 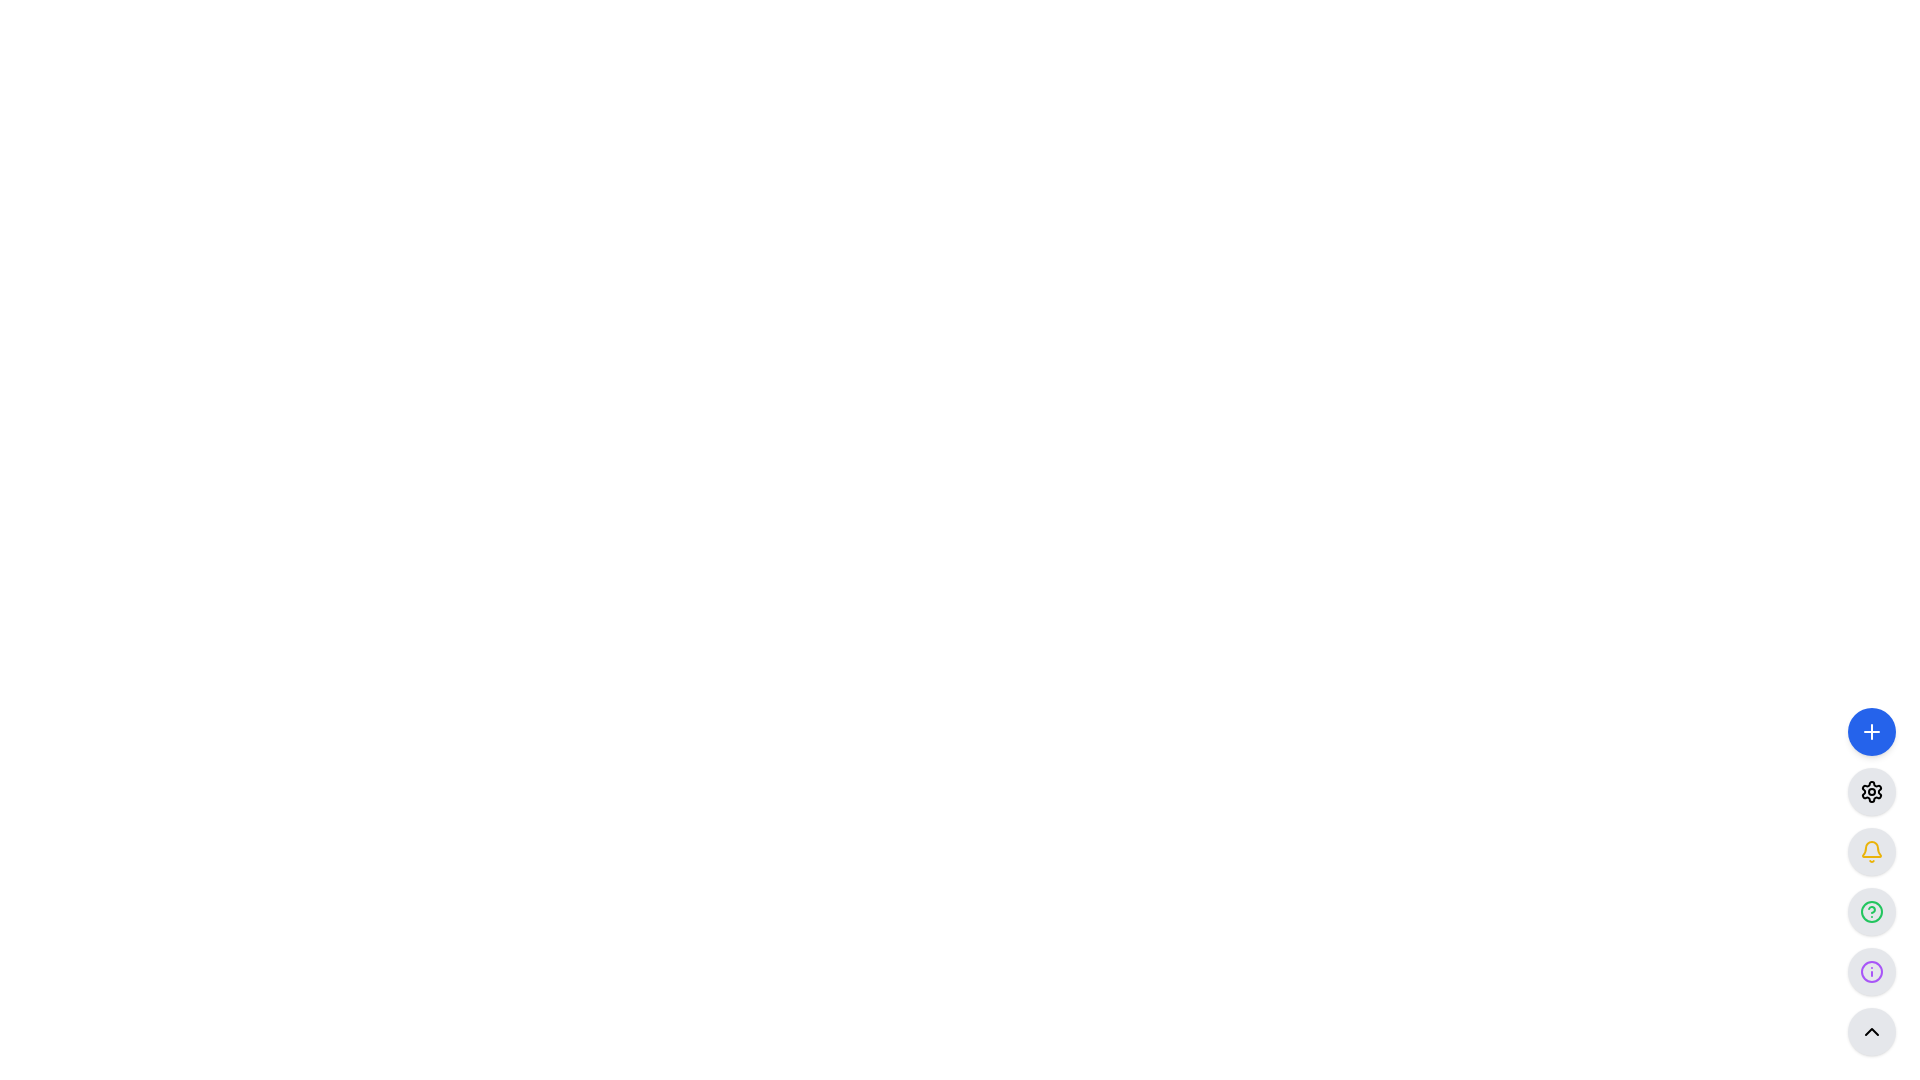 I want to click on the circular purple info icon button located between the green question mark icon and the pink-bordered square icon, so click(x=1871, y=971).